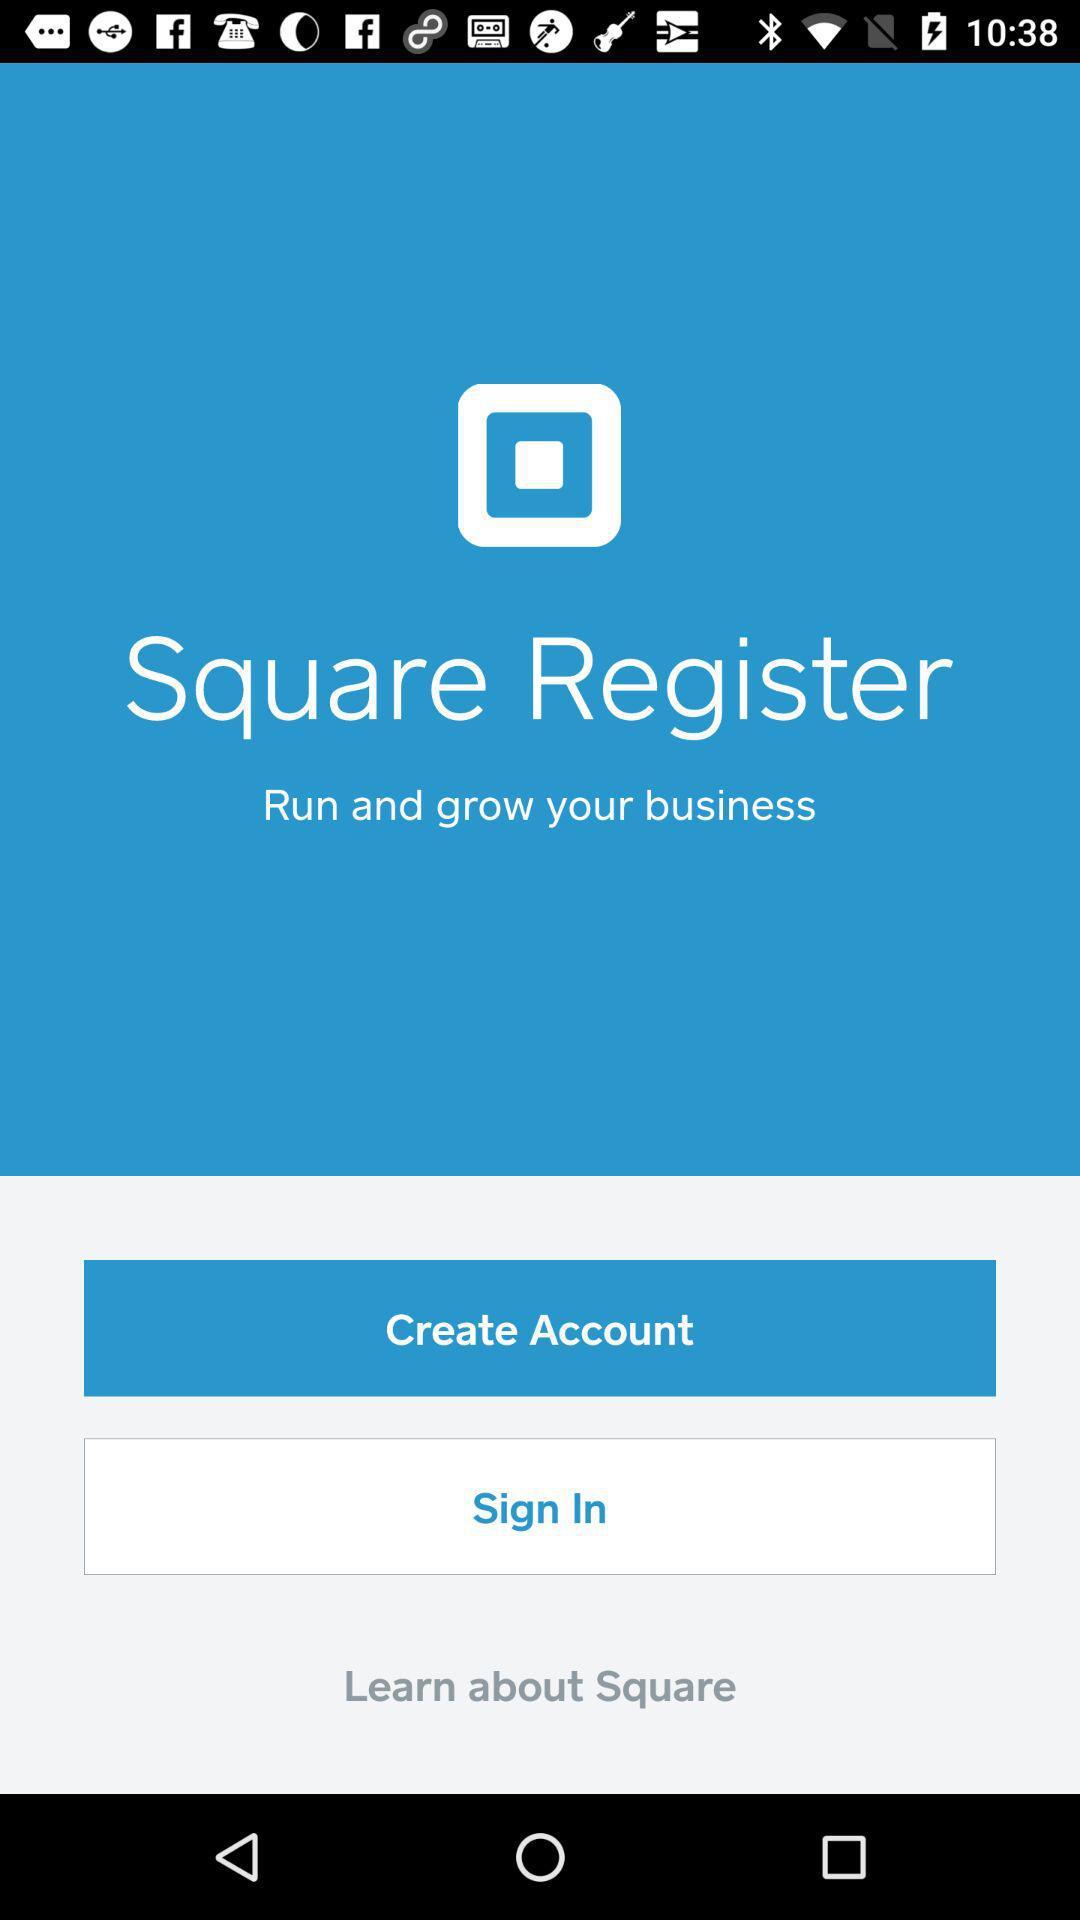 This screenshot has height=1920, width=1080. What do you see at coordinates (540, 1328) in the screenshot?
I see `the create account item` at bounding box center [540, 1328].